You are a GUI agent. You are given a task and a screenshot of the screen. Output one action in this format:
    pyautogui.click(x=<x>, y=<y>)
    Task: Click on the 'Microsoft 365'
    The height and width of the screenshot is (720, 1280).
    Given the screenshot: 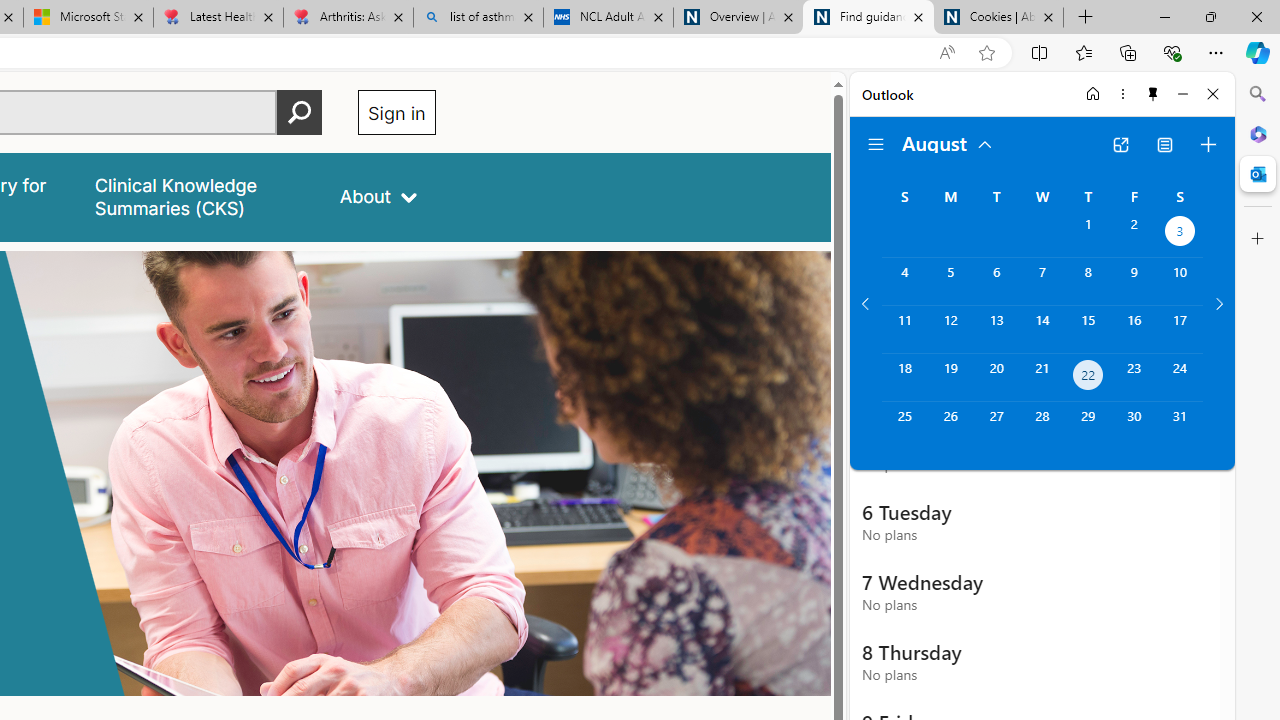 What is the action you would take?
    pyautogui.click(x=1257, y=133)
    